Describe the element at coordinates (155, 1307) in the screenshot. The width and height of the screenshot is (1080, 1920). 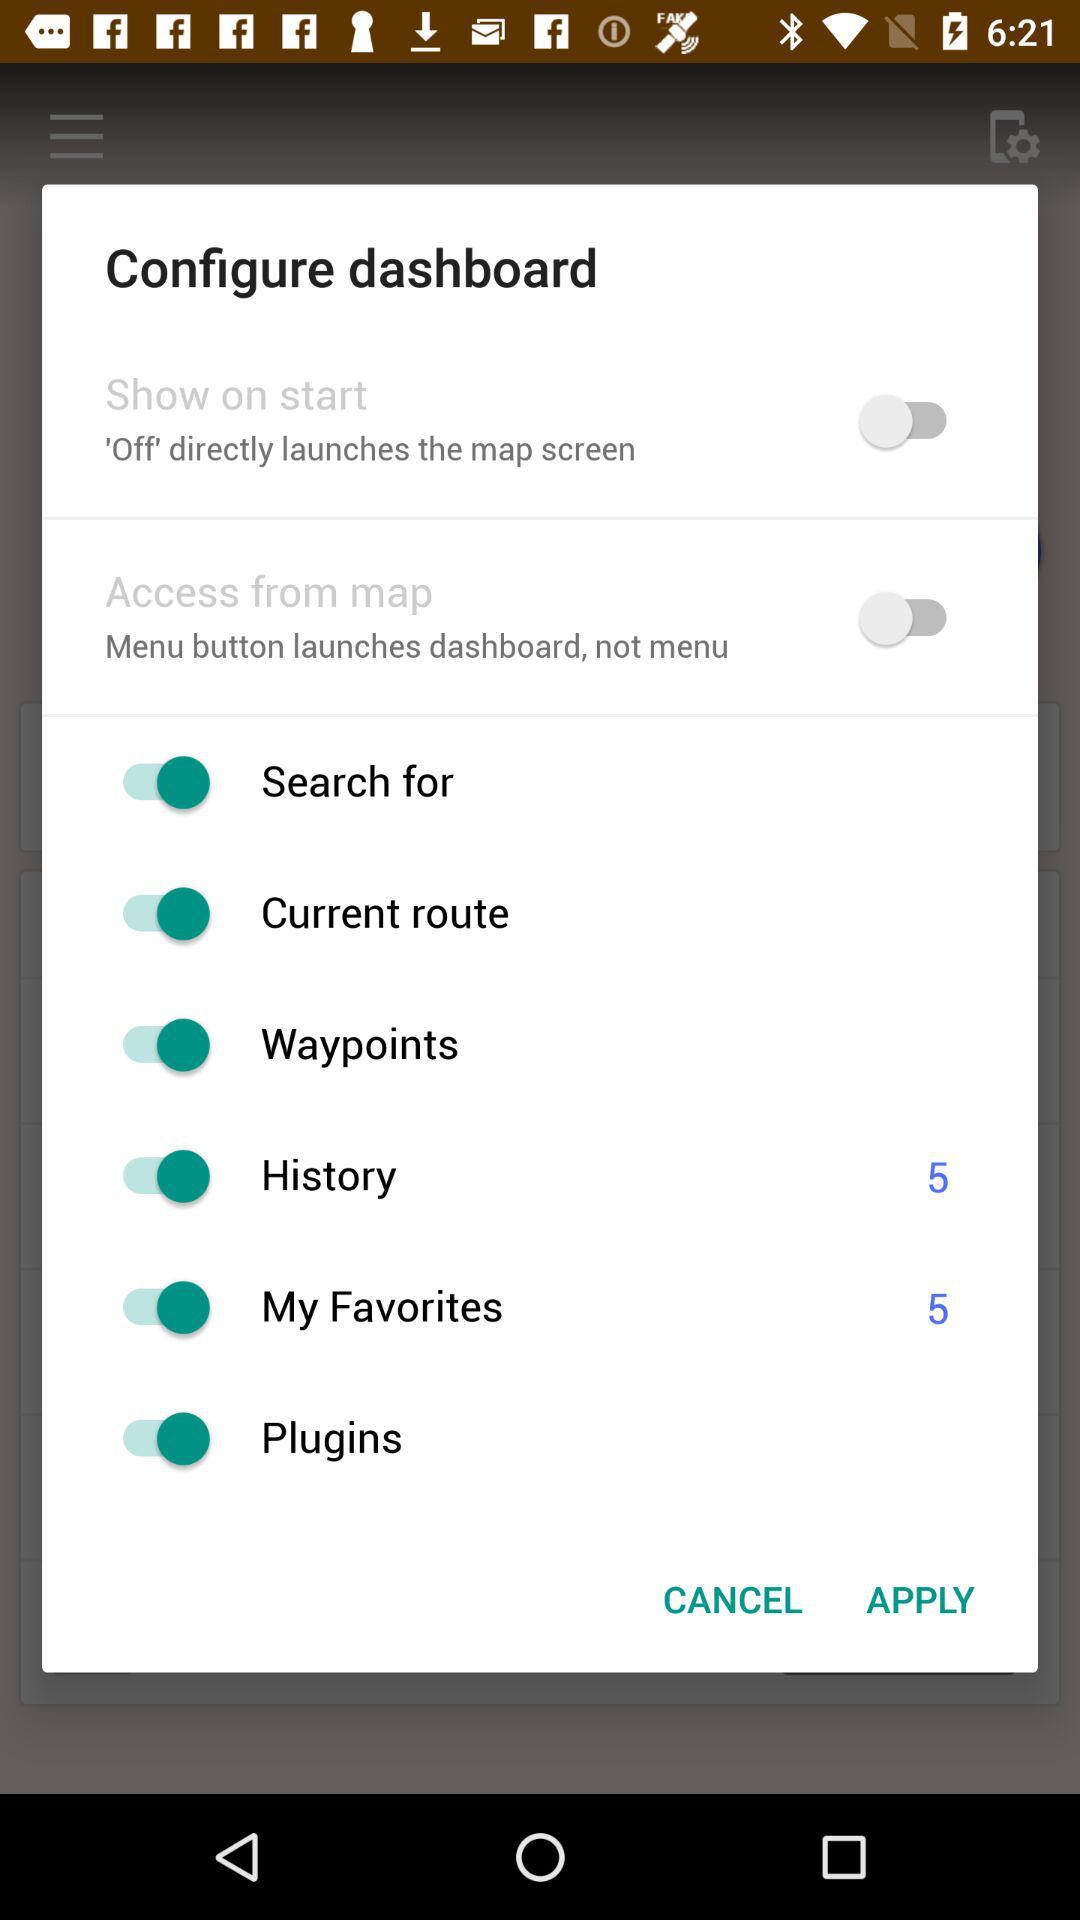
I see `my favorites` at that location.